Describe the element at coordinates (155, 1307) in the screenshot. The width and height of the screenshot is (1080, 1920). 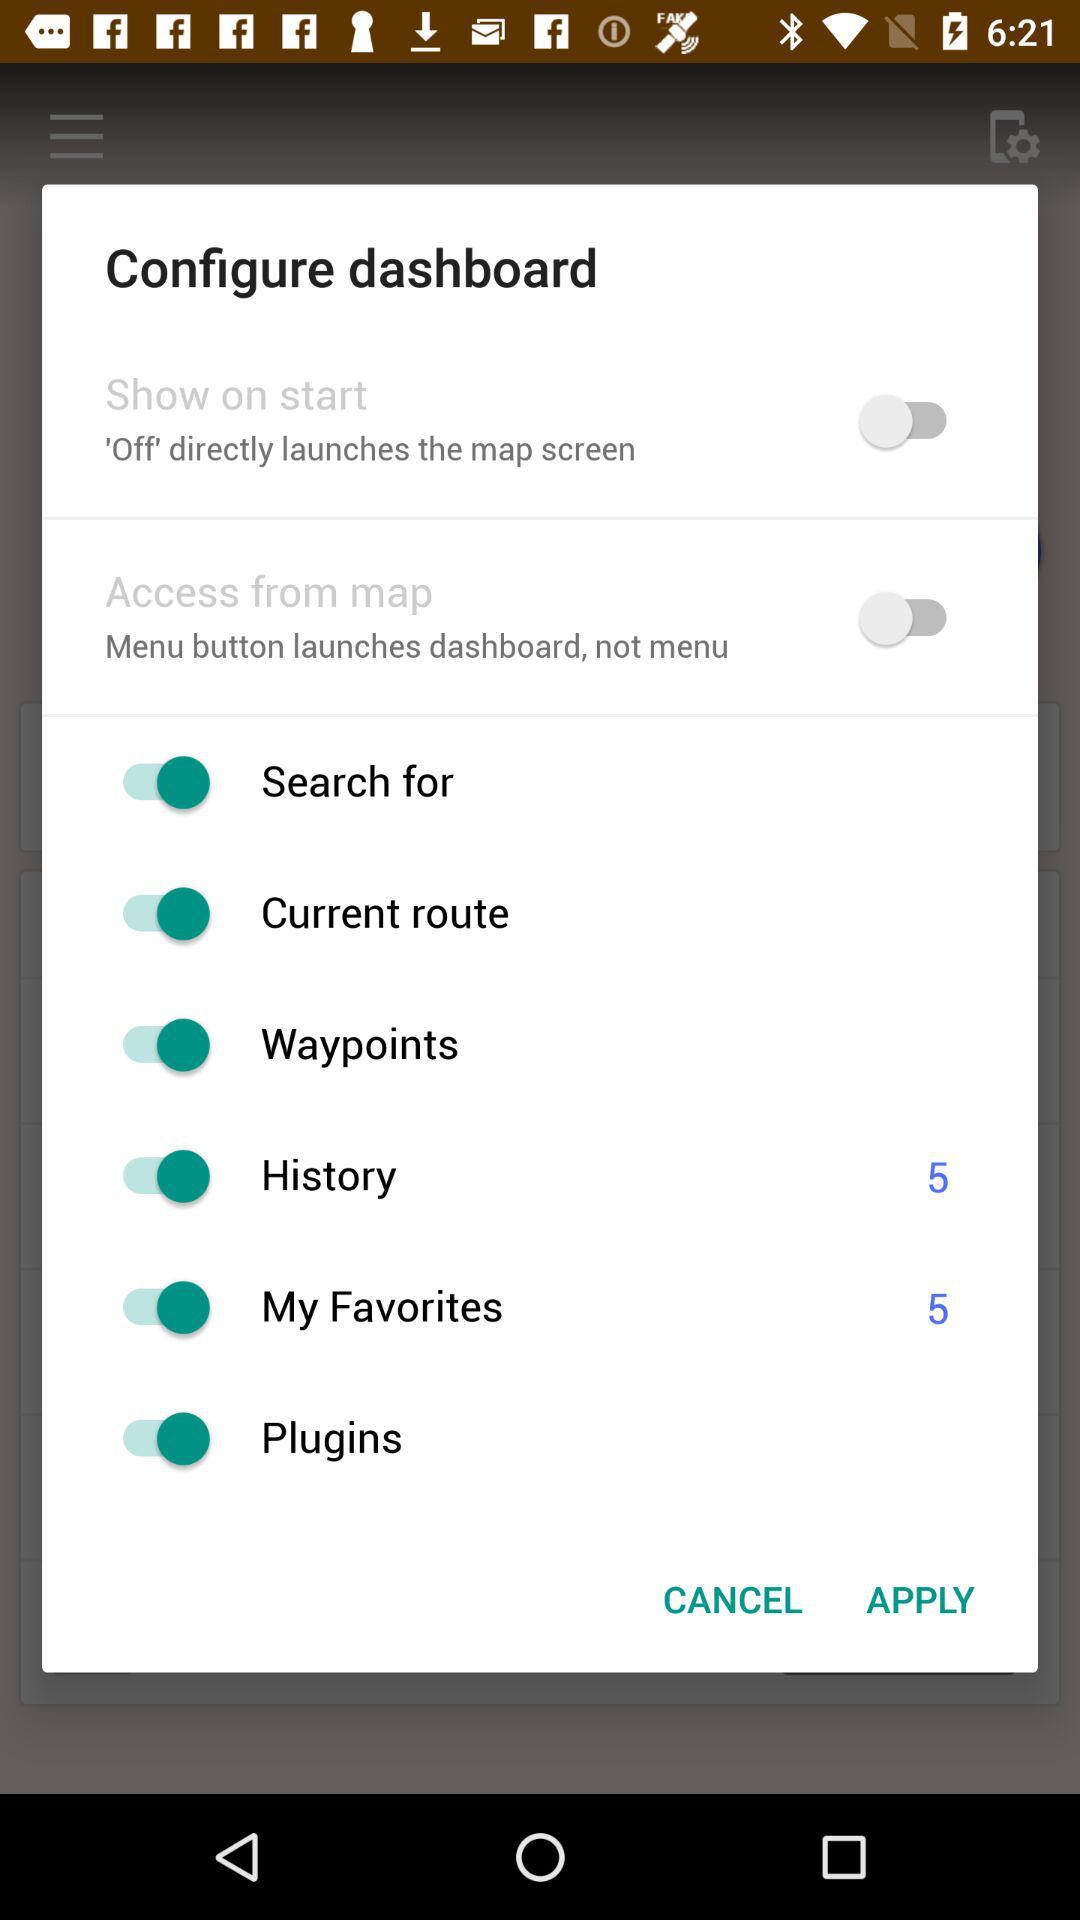
I see `my favorites` at that location.